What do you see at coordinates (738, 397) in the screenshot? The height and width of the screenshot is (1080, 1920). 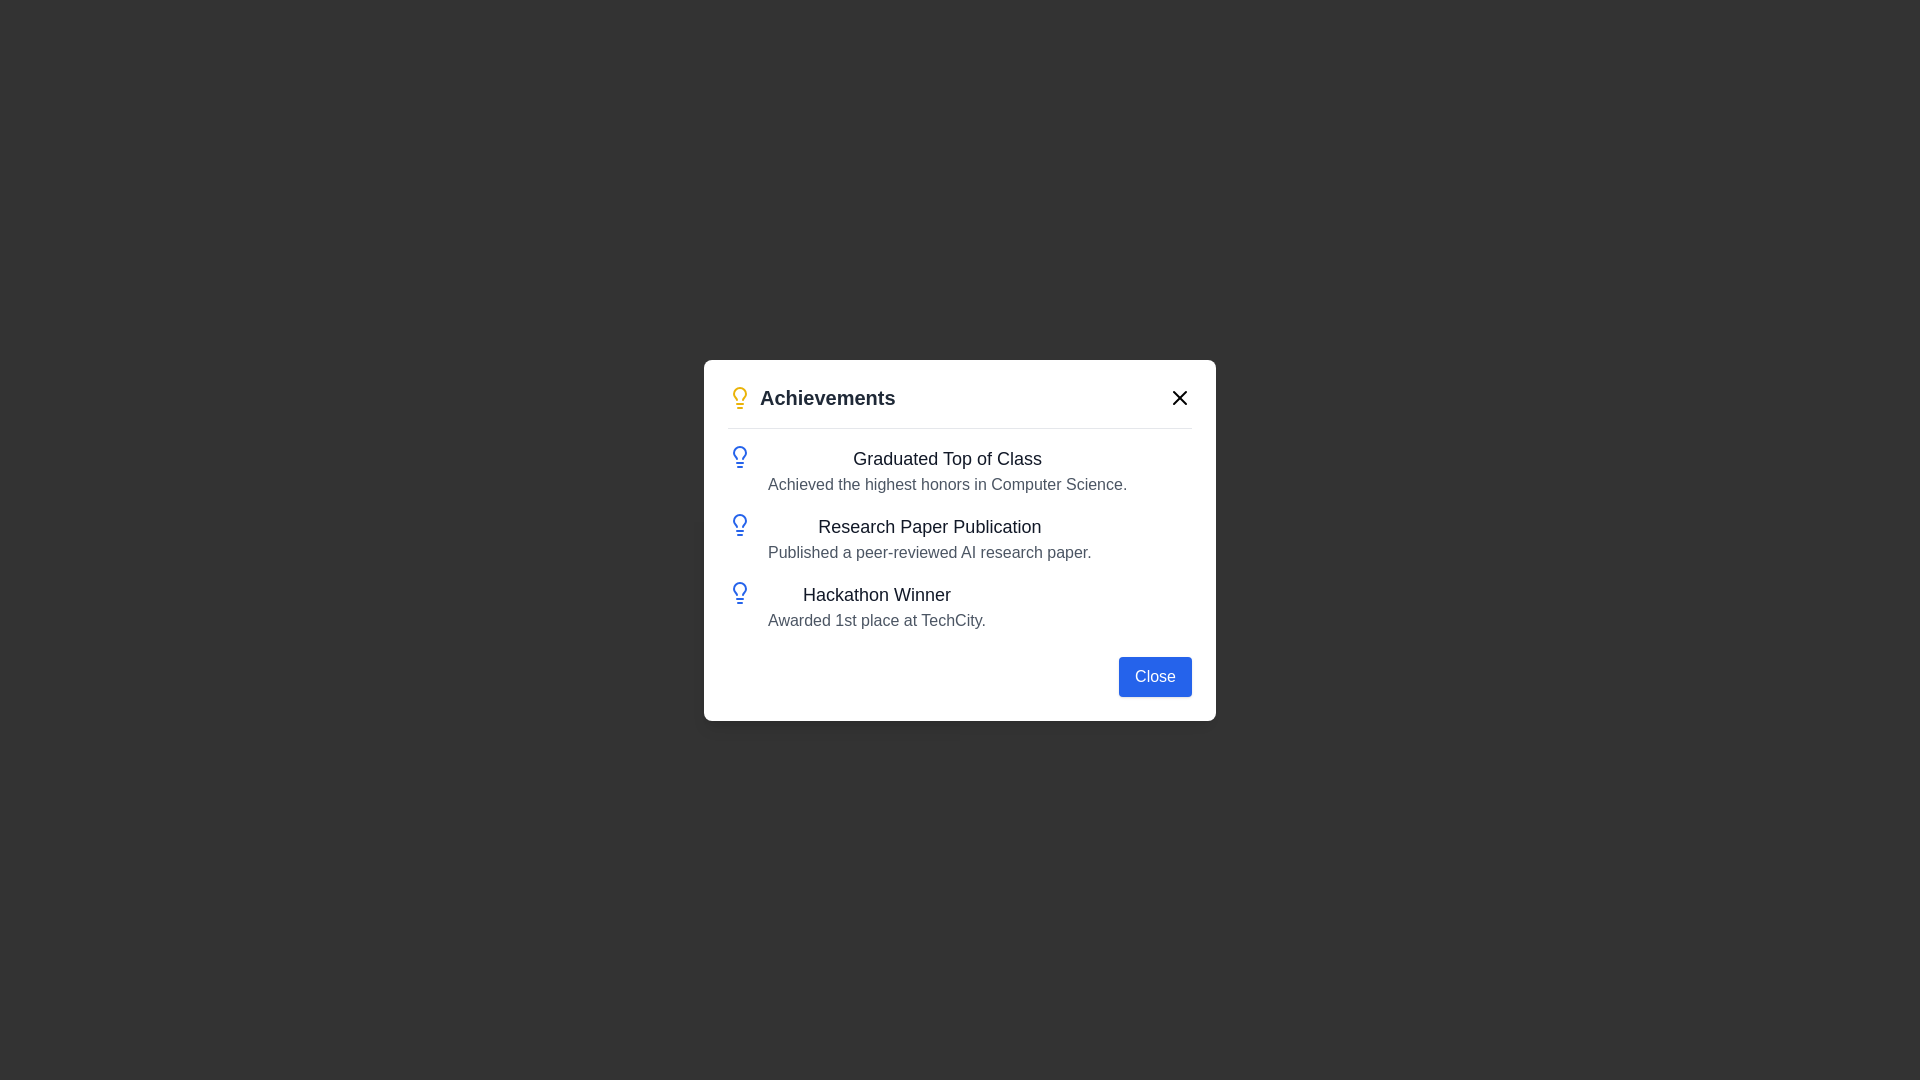 I see `the yellow lightbulb icon, which is styled in a modern flat design and positioned to the left of the 'Achievements' title` at bounding box center [738, 397].